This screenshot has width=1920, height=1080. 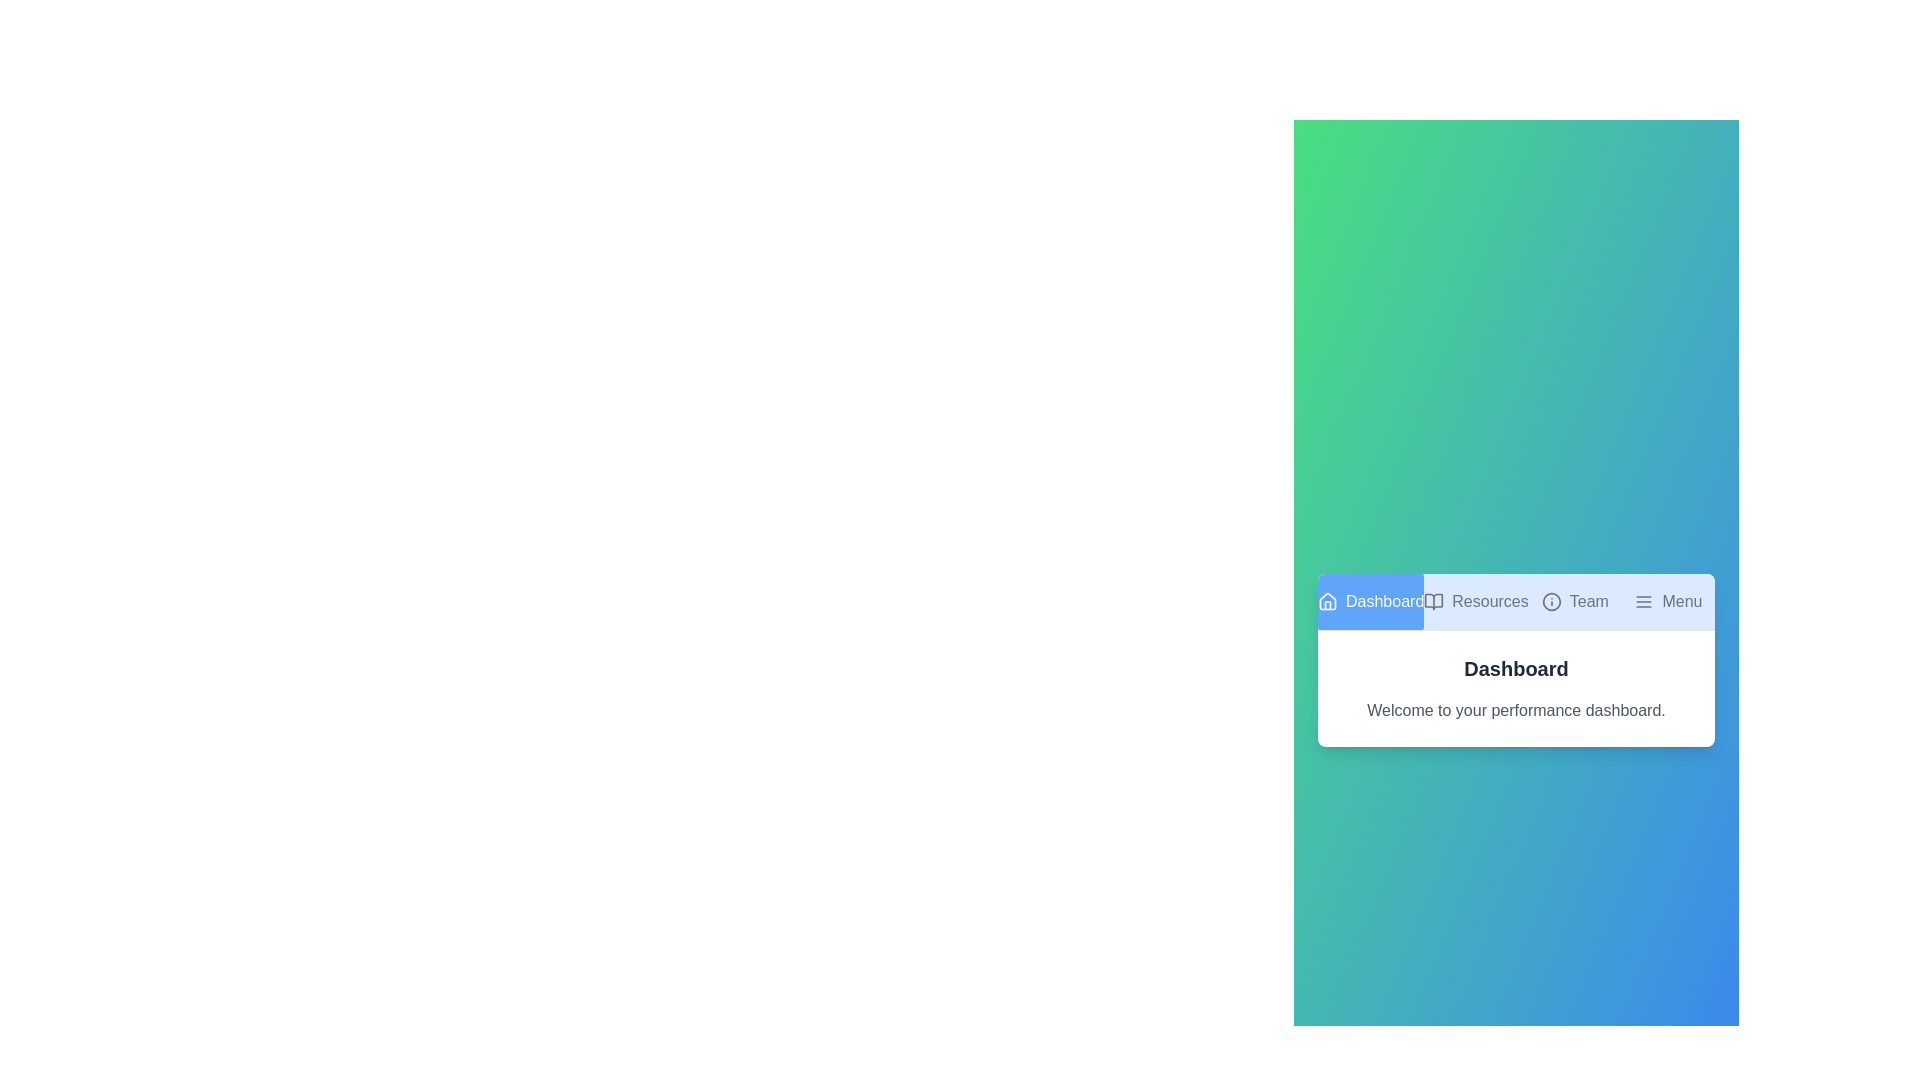 I want to click on the tab labeled Menu to observe its hover effect, so click(x=1668, y=600).